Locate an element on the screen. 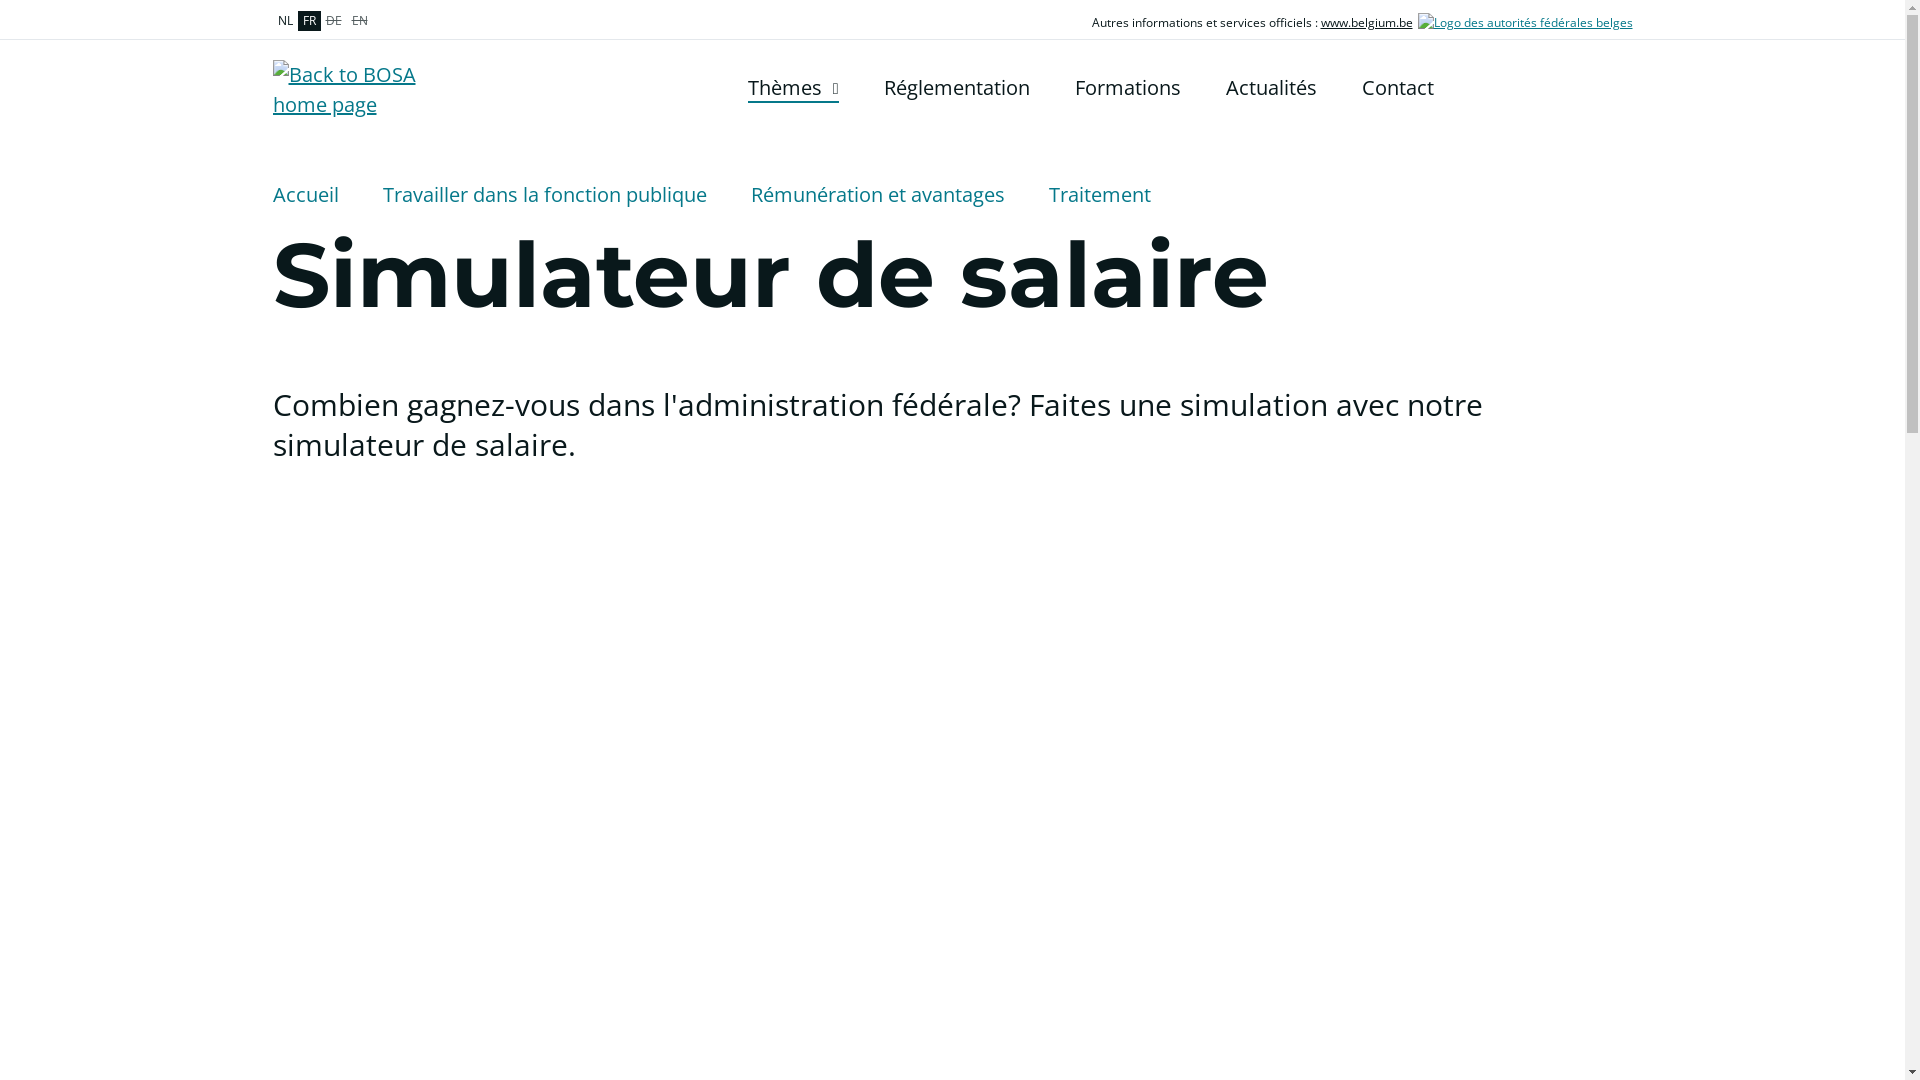  'Formations' is located at coordinates (1127, 87).